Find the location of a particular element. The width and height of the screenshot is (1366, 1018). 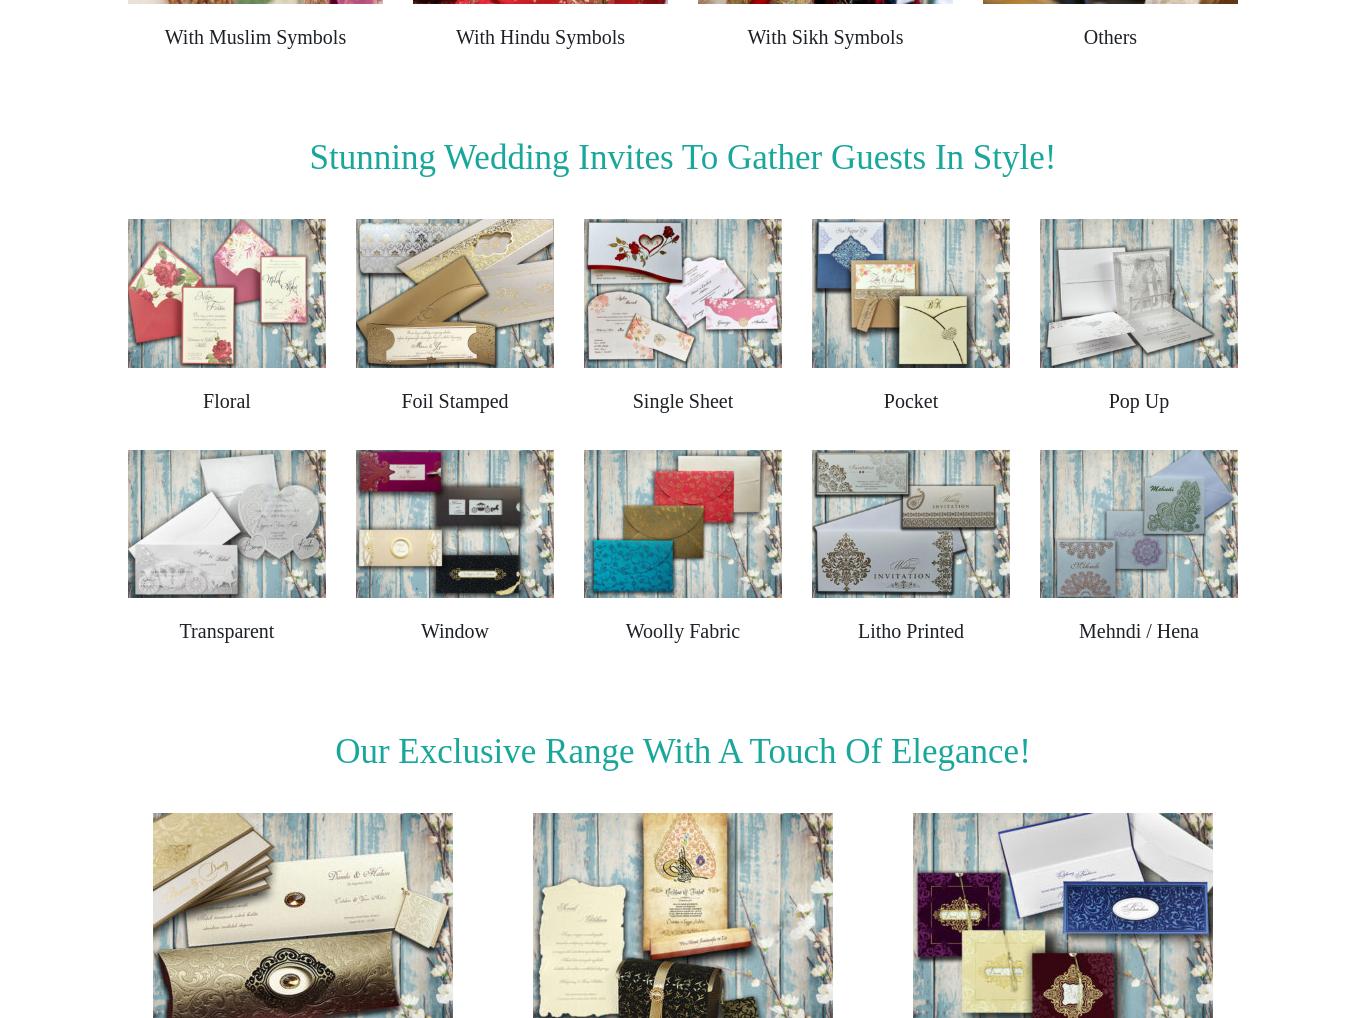

'Others' is located at coordinates (1109, 35).